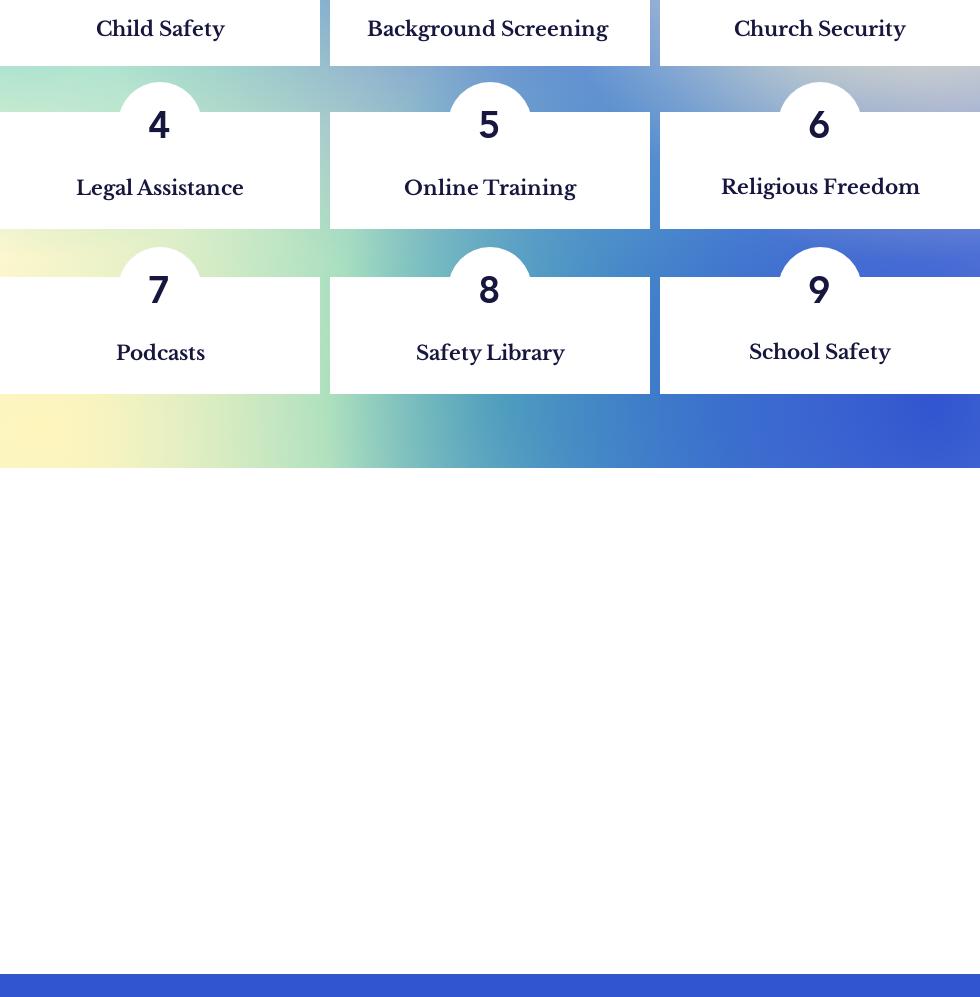 This screenshot has width=980, height=997. Describe the element at coordinates (489, 351) in the screenshot. I see `'Safety Library'` at that location.